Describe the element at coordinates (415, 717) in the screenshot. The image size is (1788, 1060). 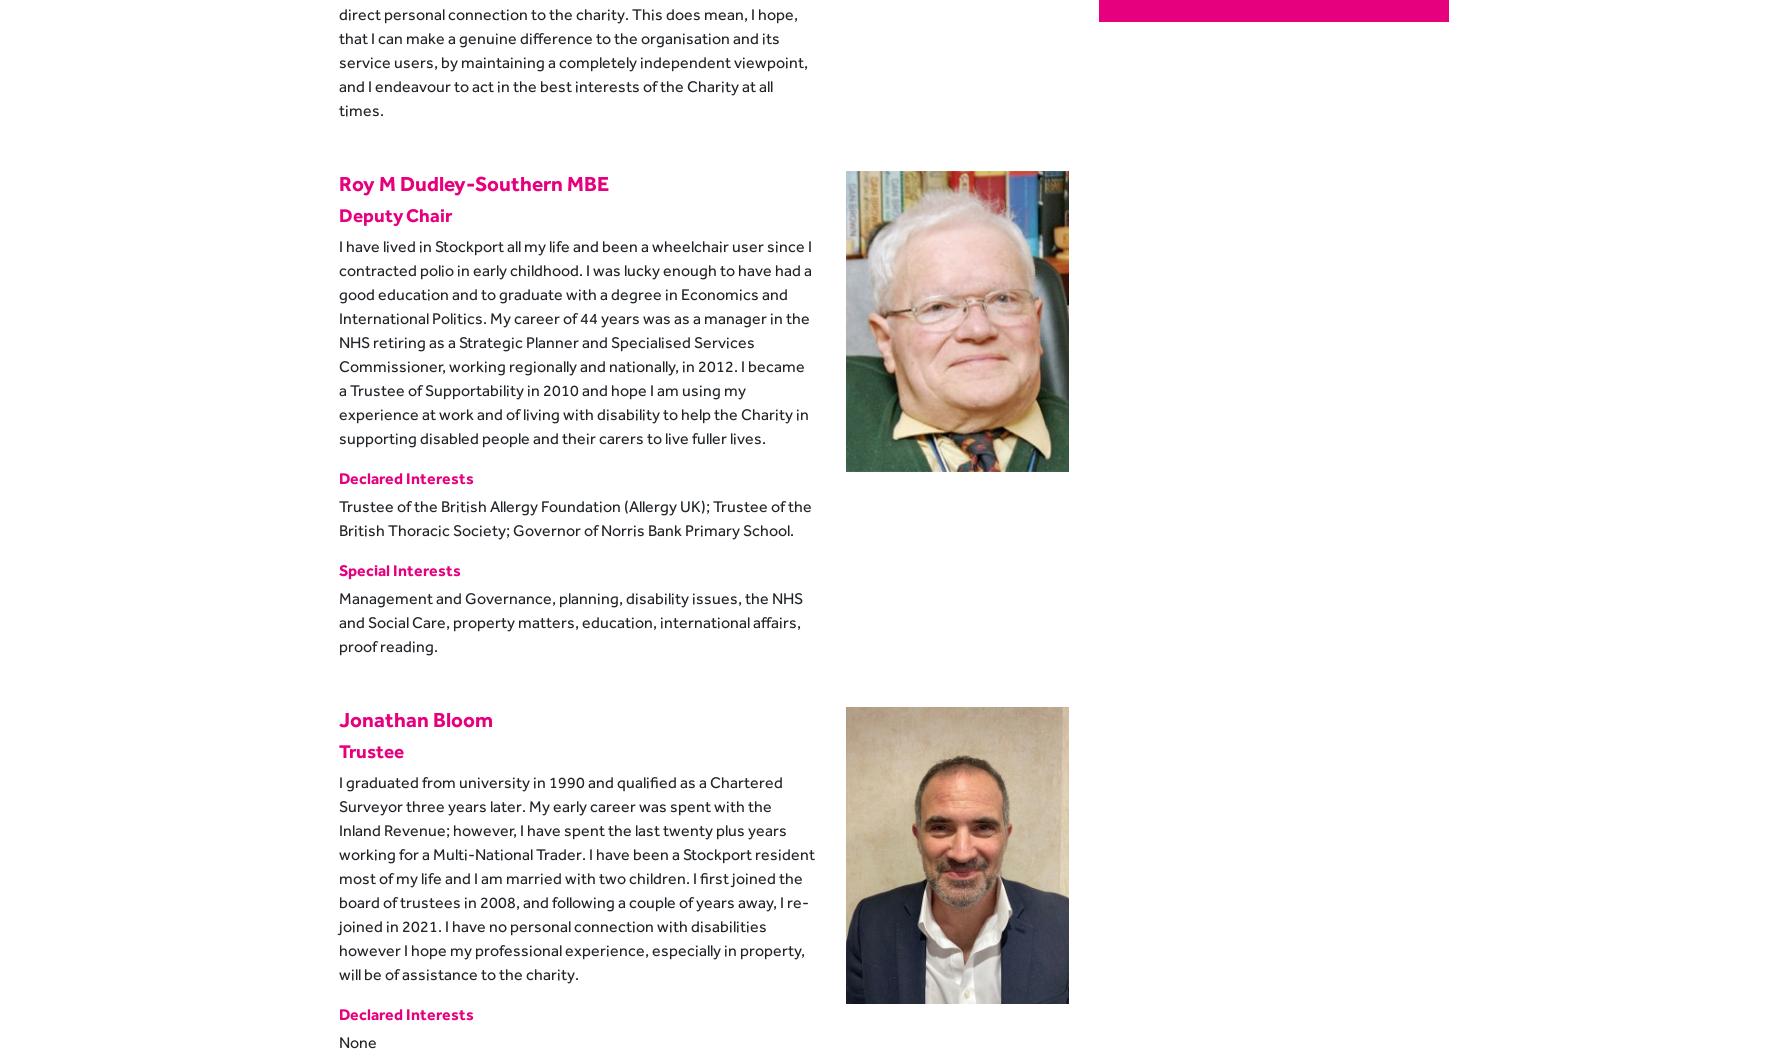
I see `'Jonathan Bloom'` at that location.